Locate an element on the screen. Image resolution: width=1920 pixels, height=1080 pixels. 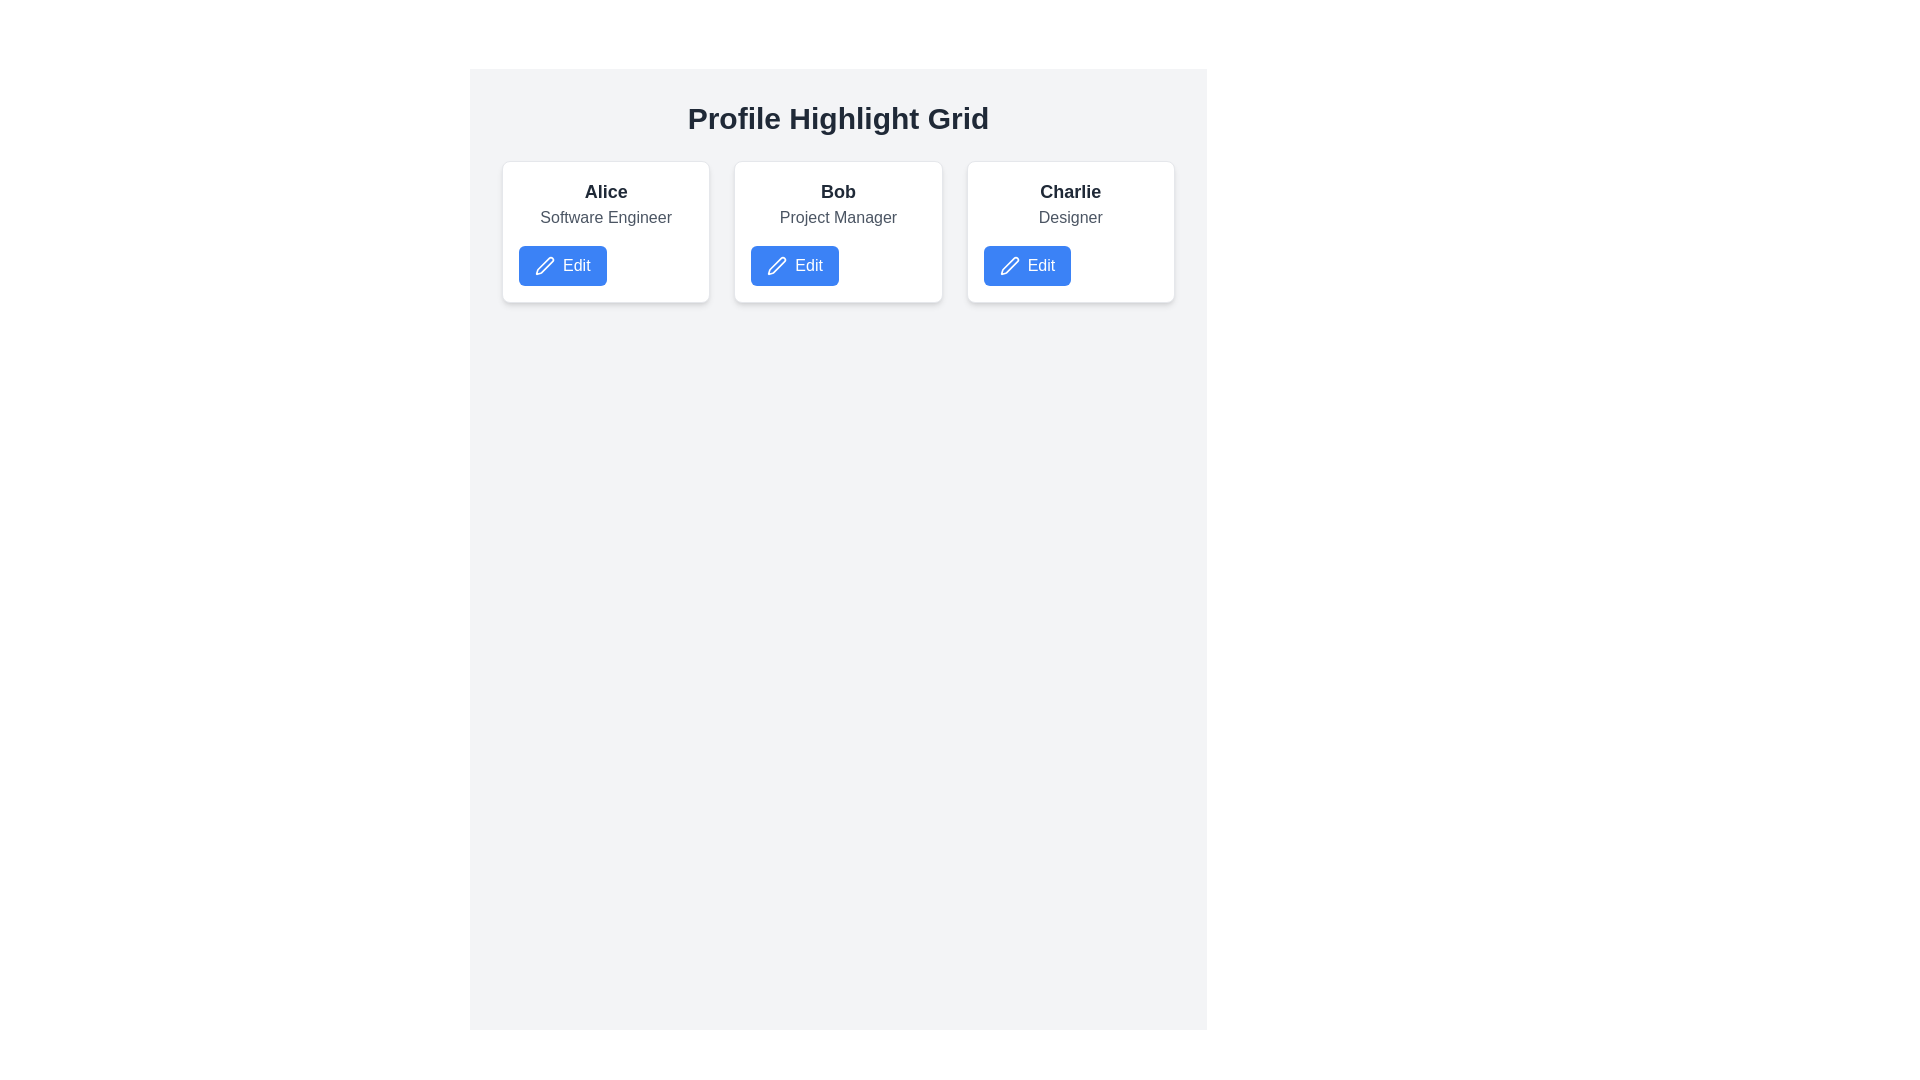
the text label indicating 'Designer' associated with 'Charlie' in the third card of the 'Profile Highlight Grid' is located at coordinates (1069, 218).